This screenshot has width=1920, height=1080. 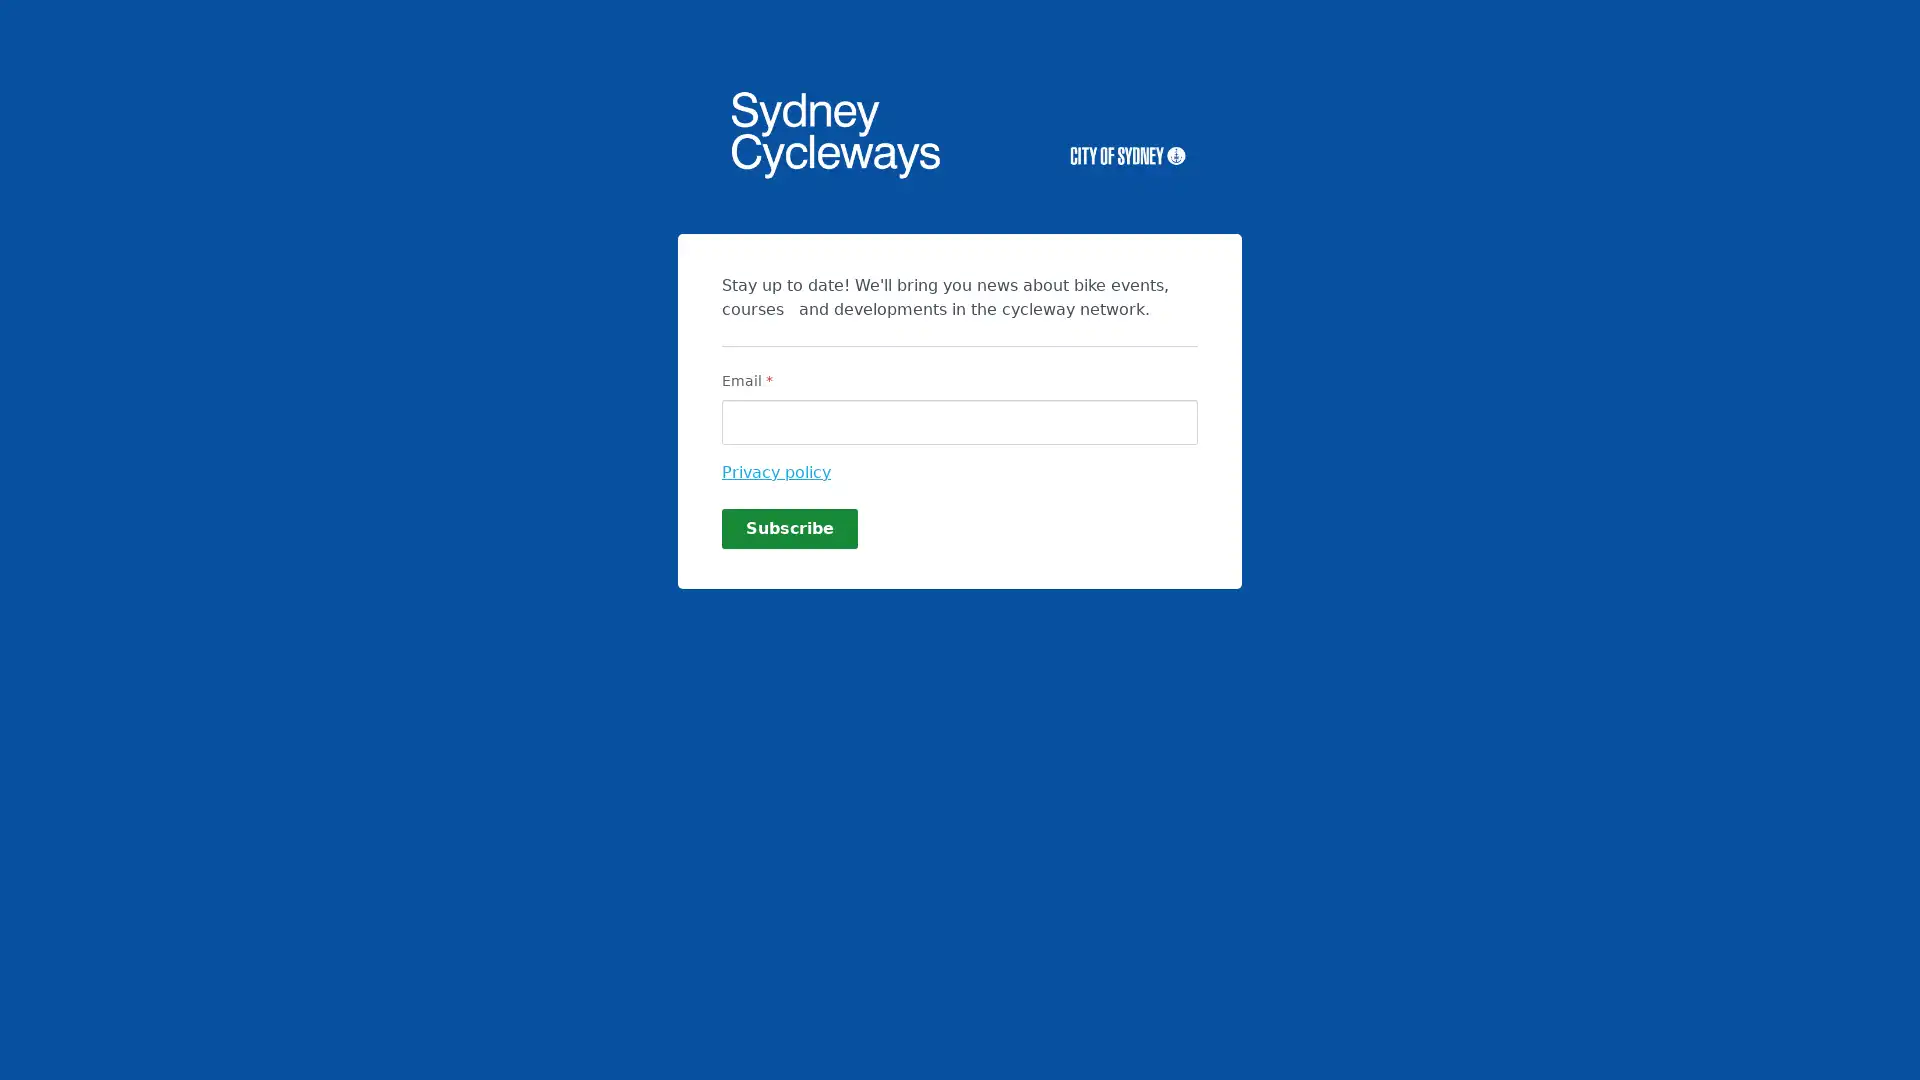 What do you see at coordinates (789, 527) in the screenshot?
I see `Subscribe` at bounding box center [789, 527].